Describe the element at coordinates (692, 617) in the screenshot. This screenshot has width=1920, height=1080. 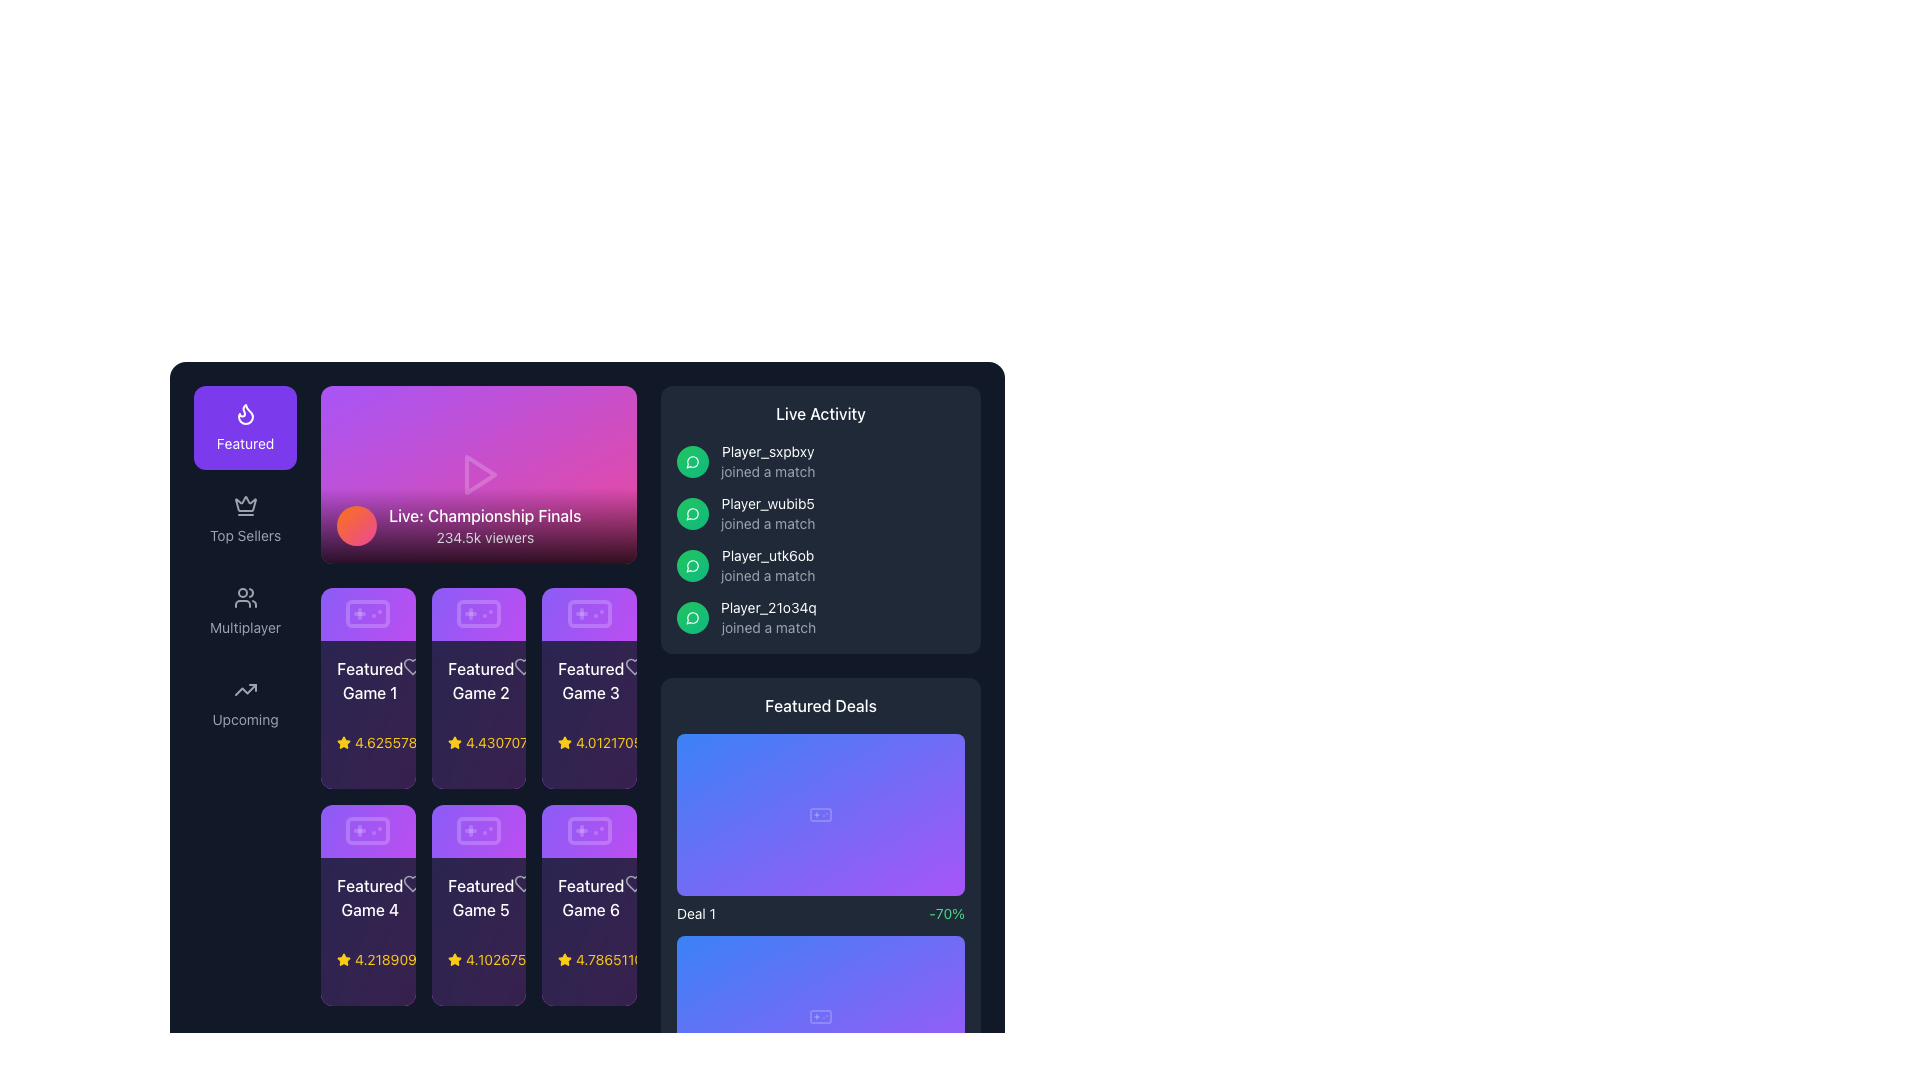
I see `the chat bubble icon with a green background located in the right panel under the 'Live Activity' section` at that location.